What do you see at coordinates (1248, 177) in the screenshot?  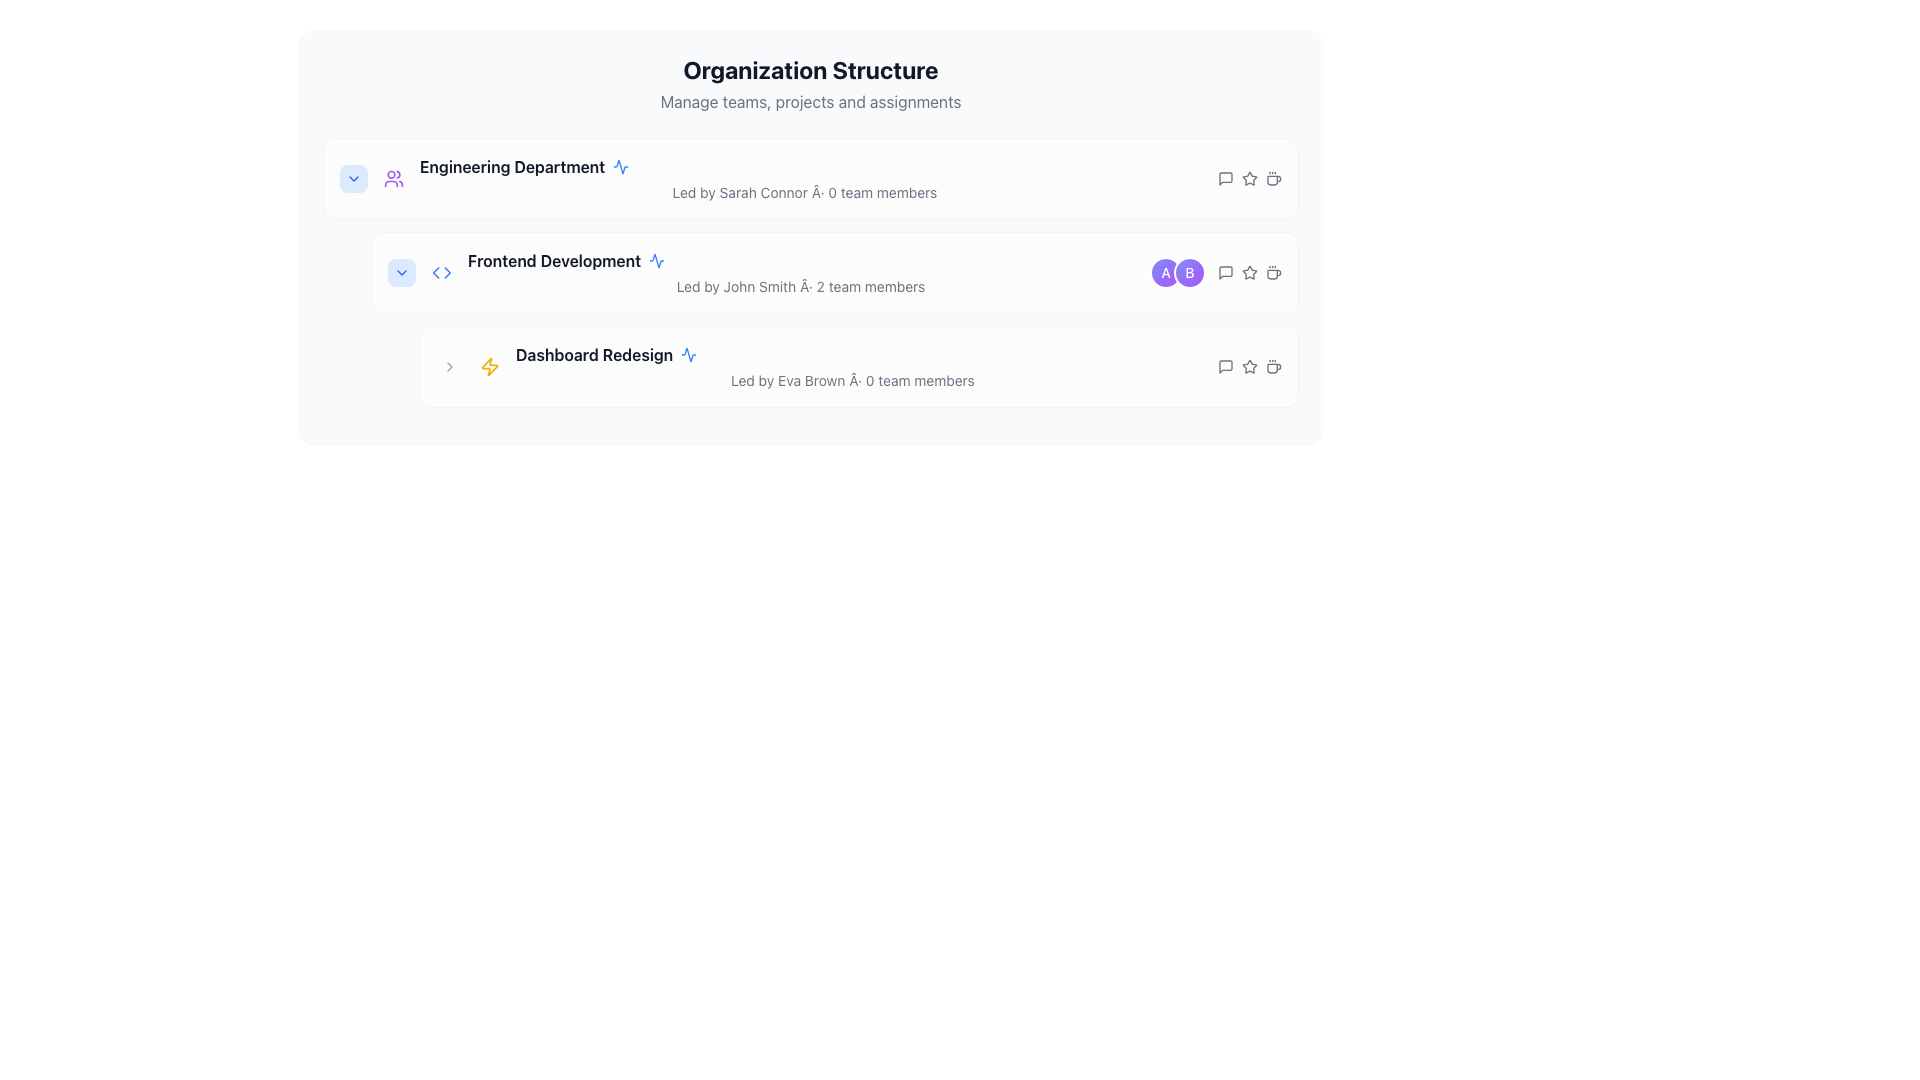 I see `the gray star-shaped icon in the button row labeled 'Engineering Department'` at bounding box center [1248, 177].